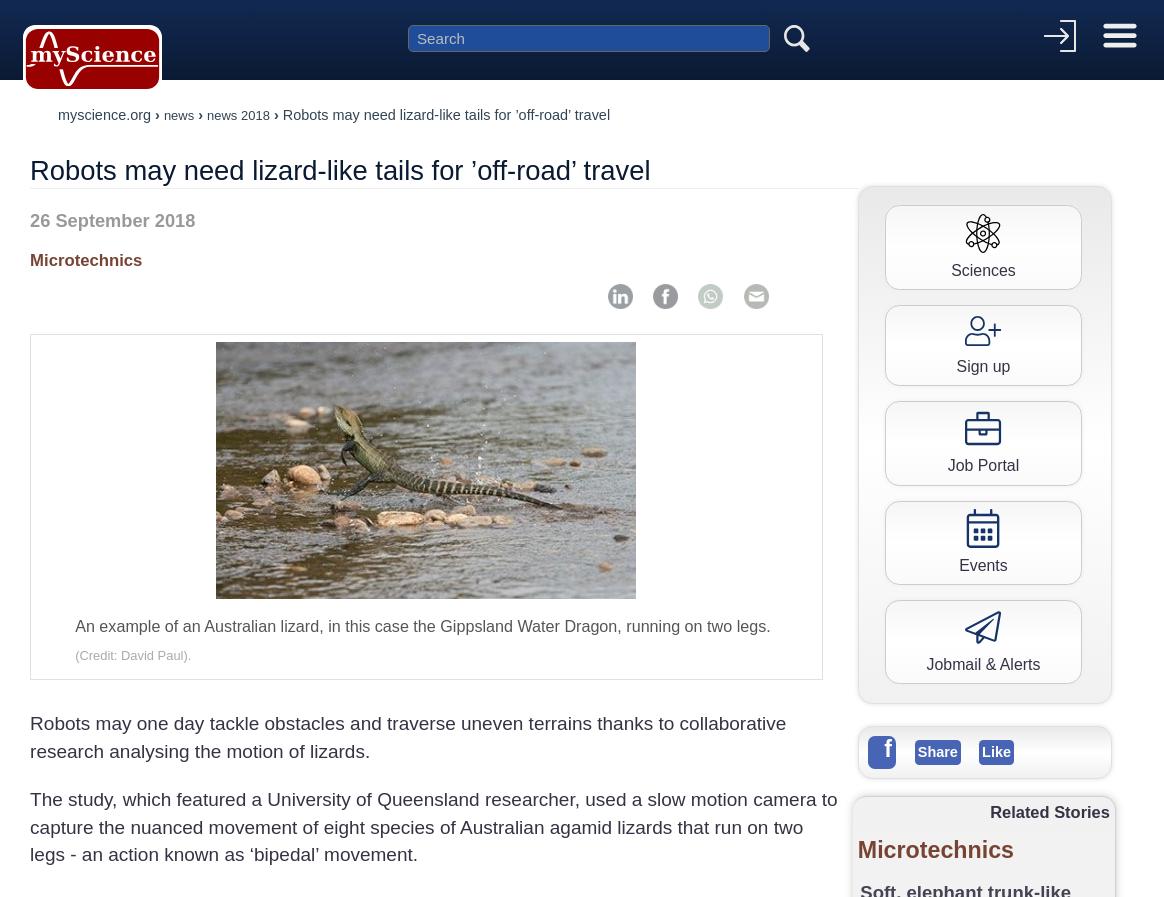 The width and height of the screenshot is (1164, 897). What do you see at coordinates (982, 465) in the screenshot?
I see `'Job Portal'` at bounding box center [982, 465].